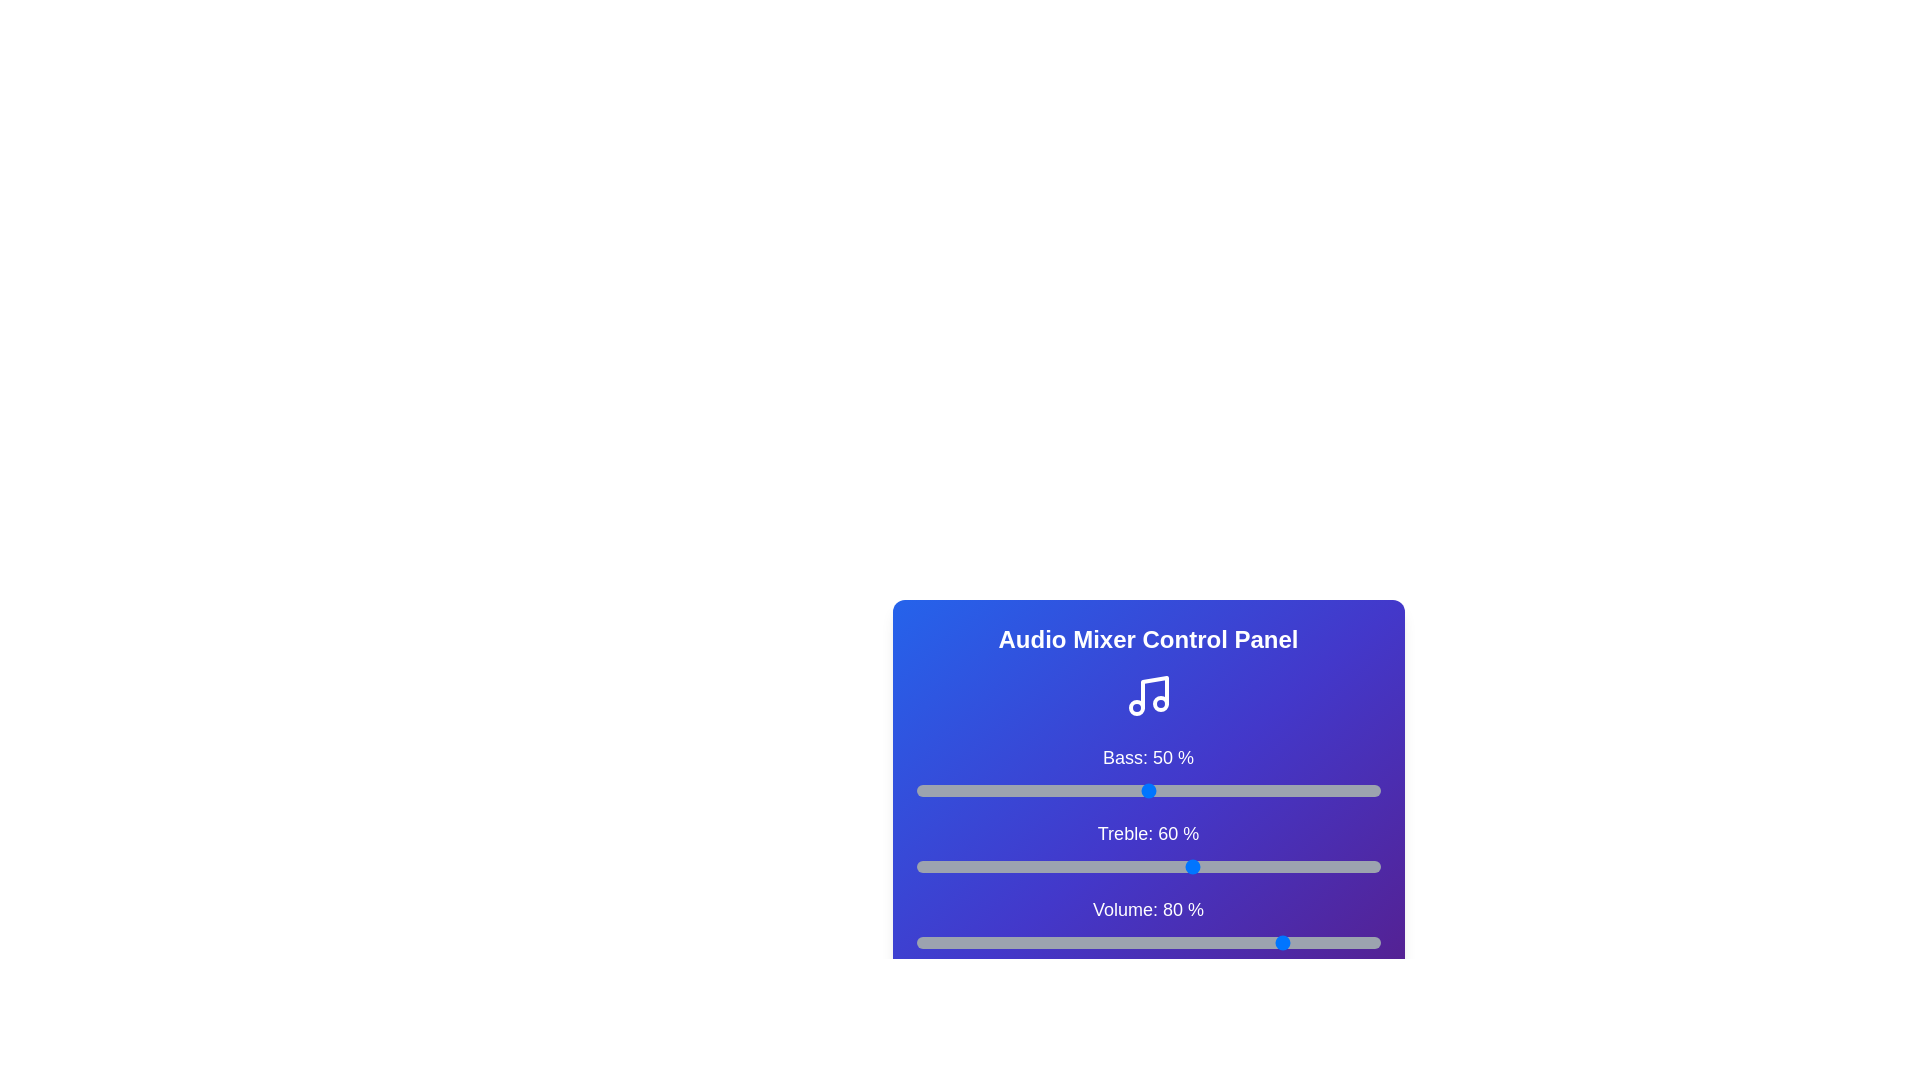 The image size is (1920, 1080). What do you see at coordinates (1059, 789) in the screenshot?
I see `the bass slider to 31%` at bounding box center [1059, 789].